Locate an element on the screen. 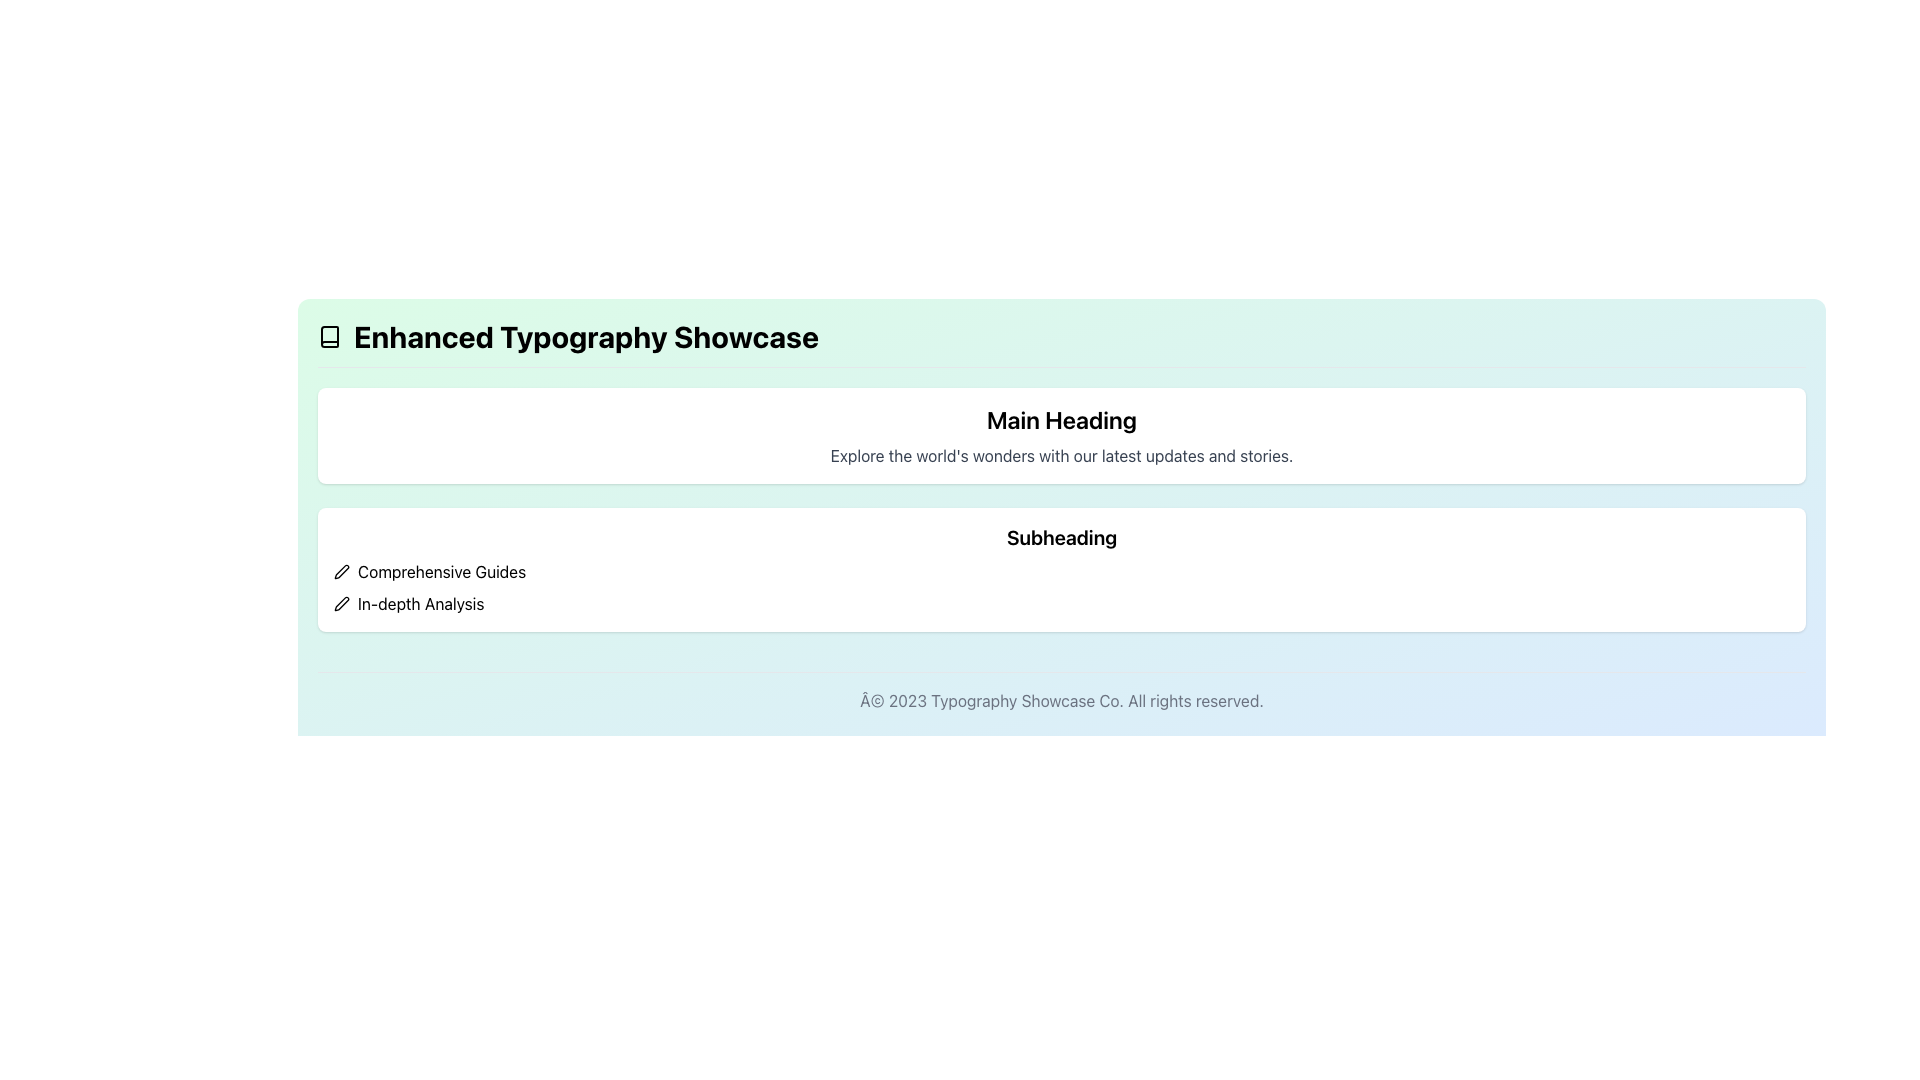 The image size is (1920, 1080). the book icon SVG graphic located in the top left corner of the page, next to the heading 'Enhanced Typography Showcase' is located at coordinates (330, 335).